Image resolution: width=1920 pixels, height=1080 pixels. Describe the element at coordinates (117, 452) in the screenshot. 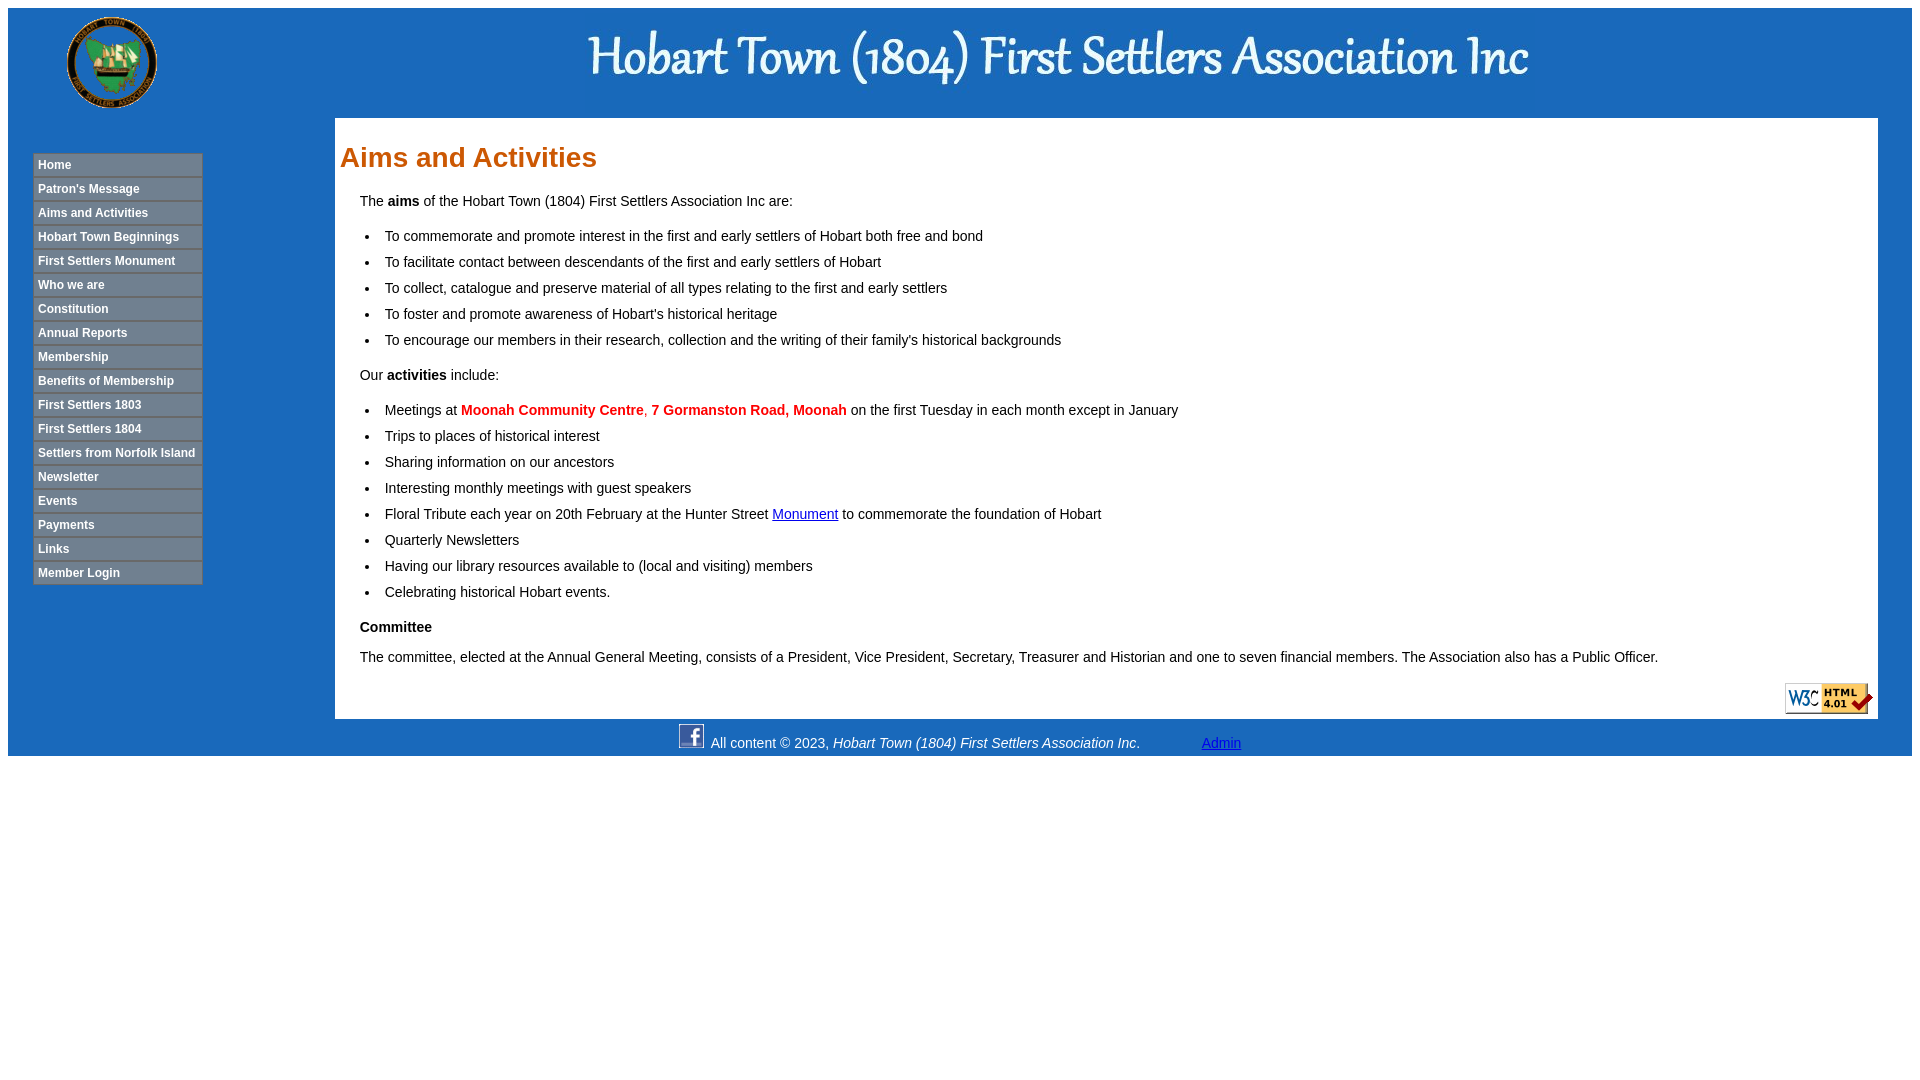

I see `'Settlers from Norfolk Island'` at that location.